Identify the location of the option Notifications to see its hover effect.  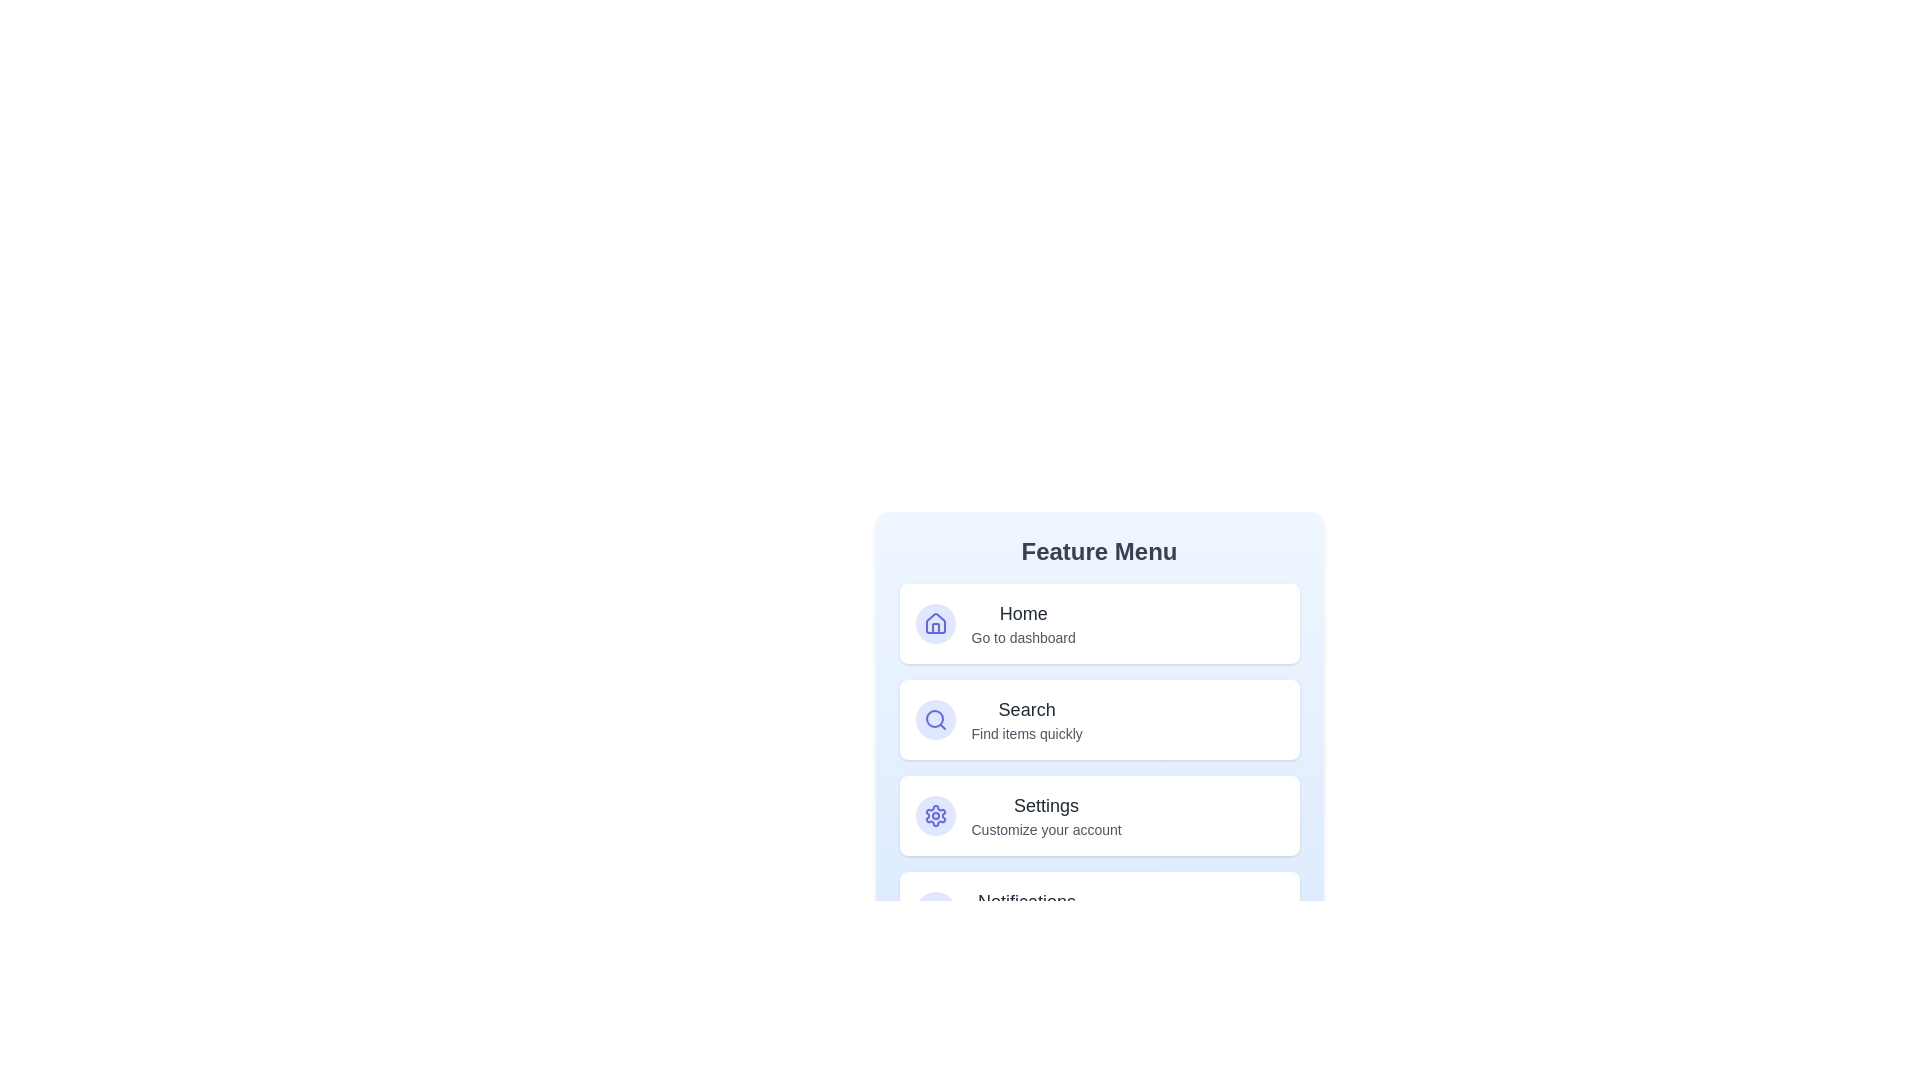
(1098, 911).